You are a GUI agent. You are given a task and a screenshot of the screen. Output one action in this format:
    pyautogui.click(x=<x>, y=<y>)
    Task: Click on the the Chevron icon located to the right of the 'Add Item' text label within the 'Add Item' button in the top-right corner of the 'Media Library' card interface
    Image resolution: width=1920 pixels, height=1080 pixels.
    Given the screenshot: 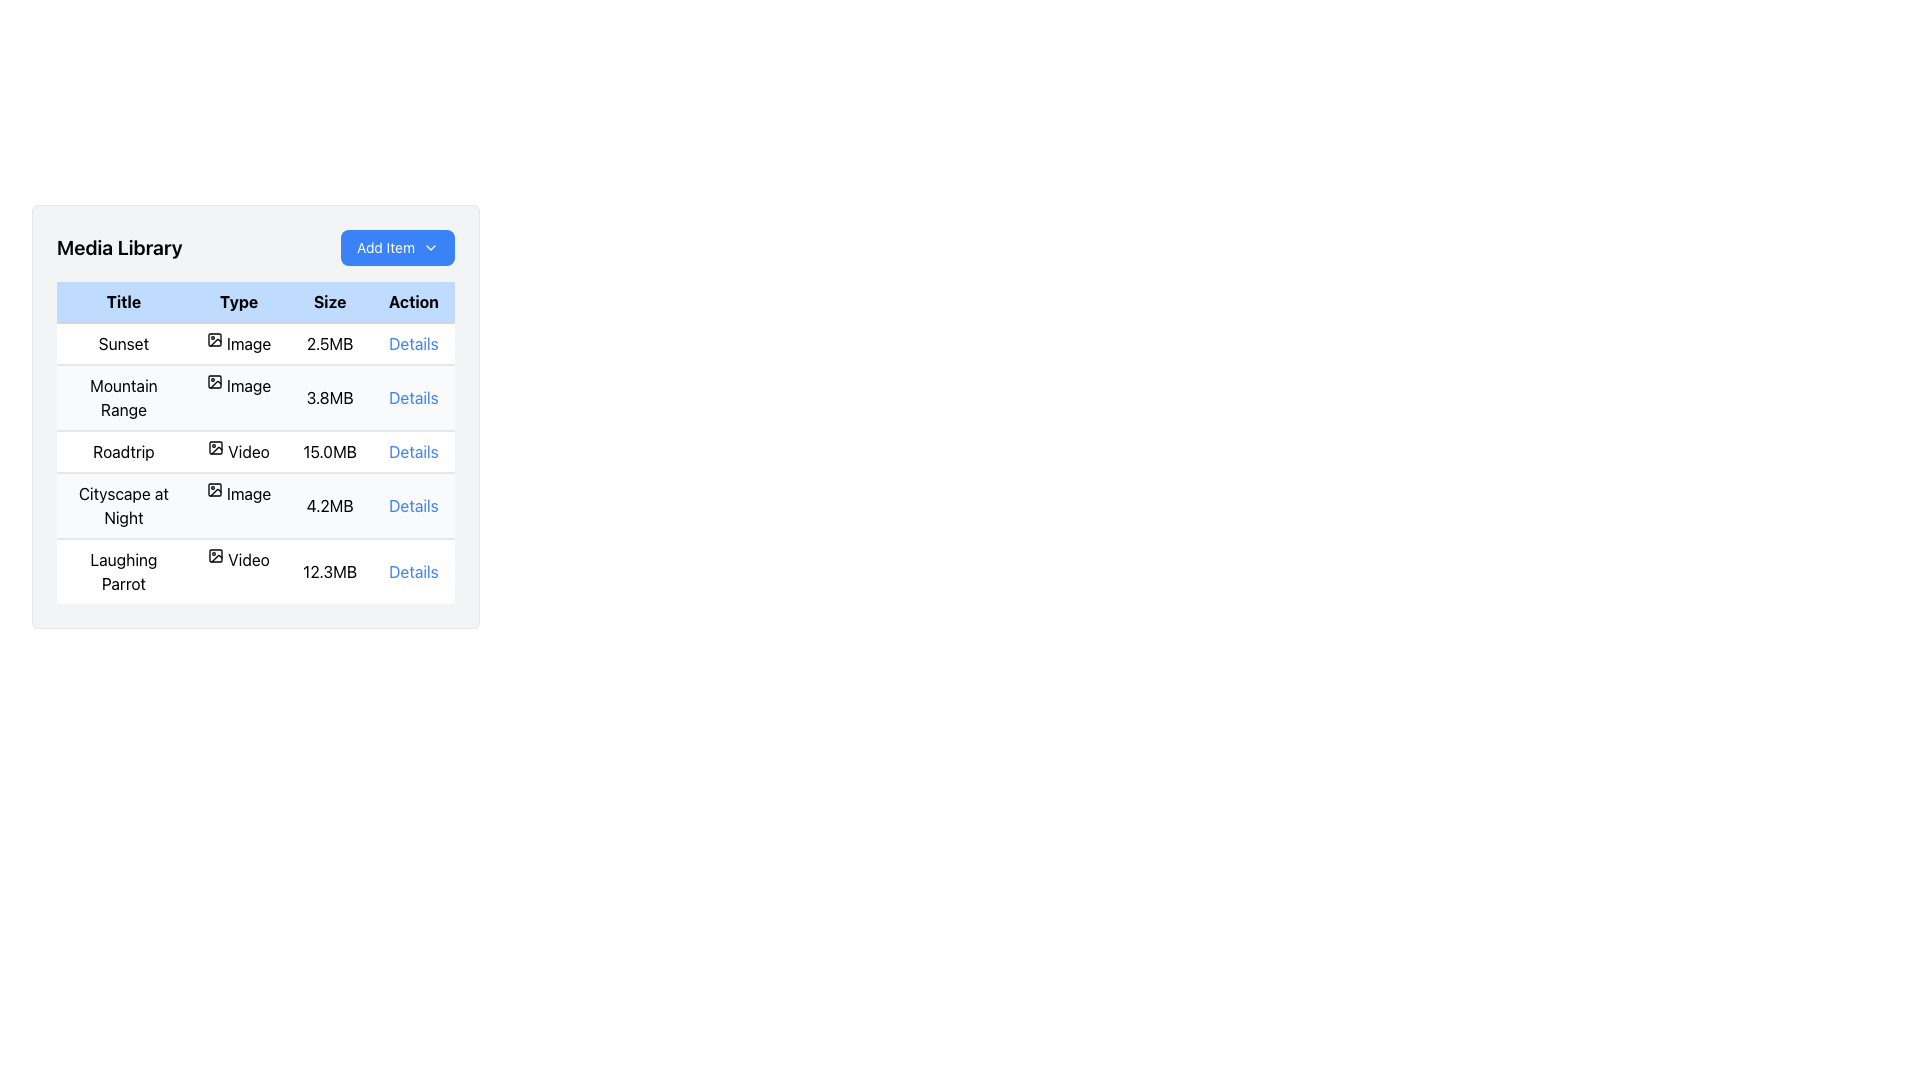 What is the action you would take?
    pyautogui.click(x=430, y=246)
    